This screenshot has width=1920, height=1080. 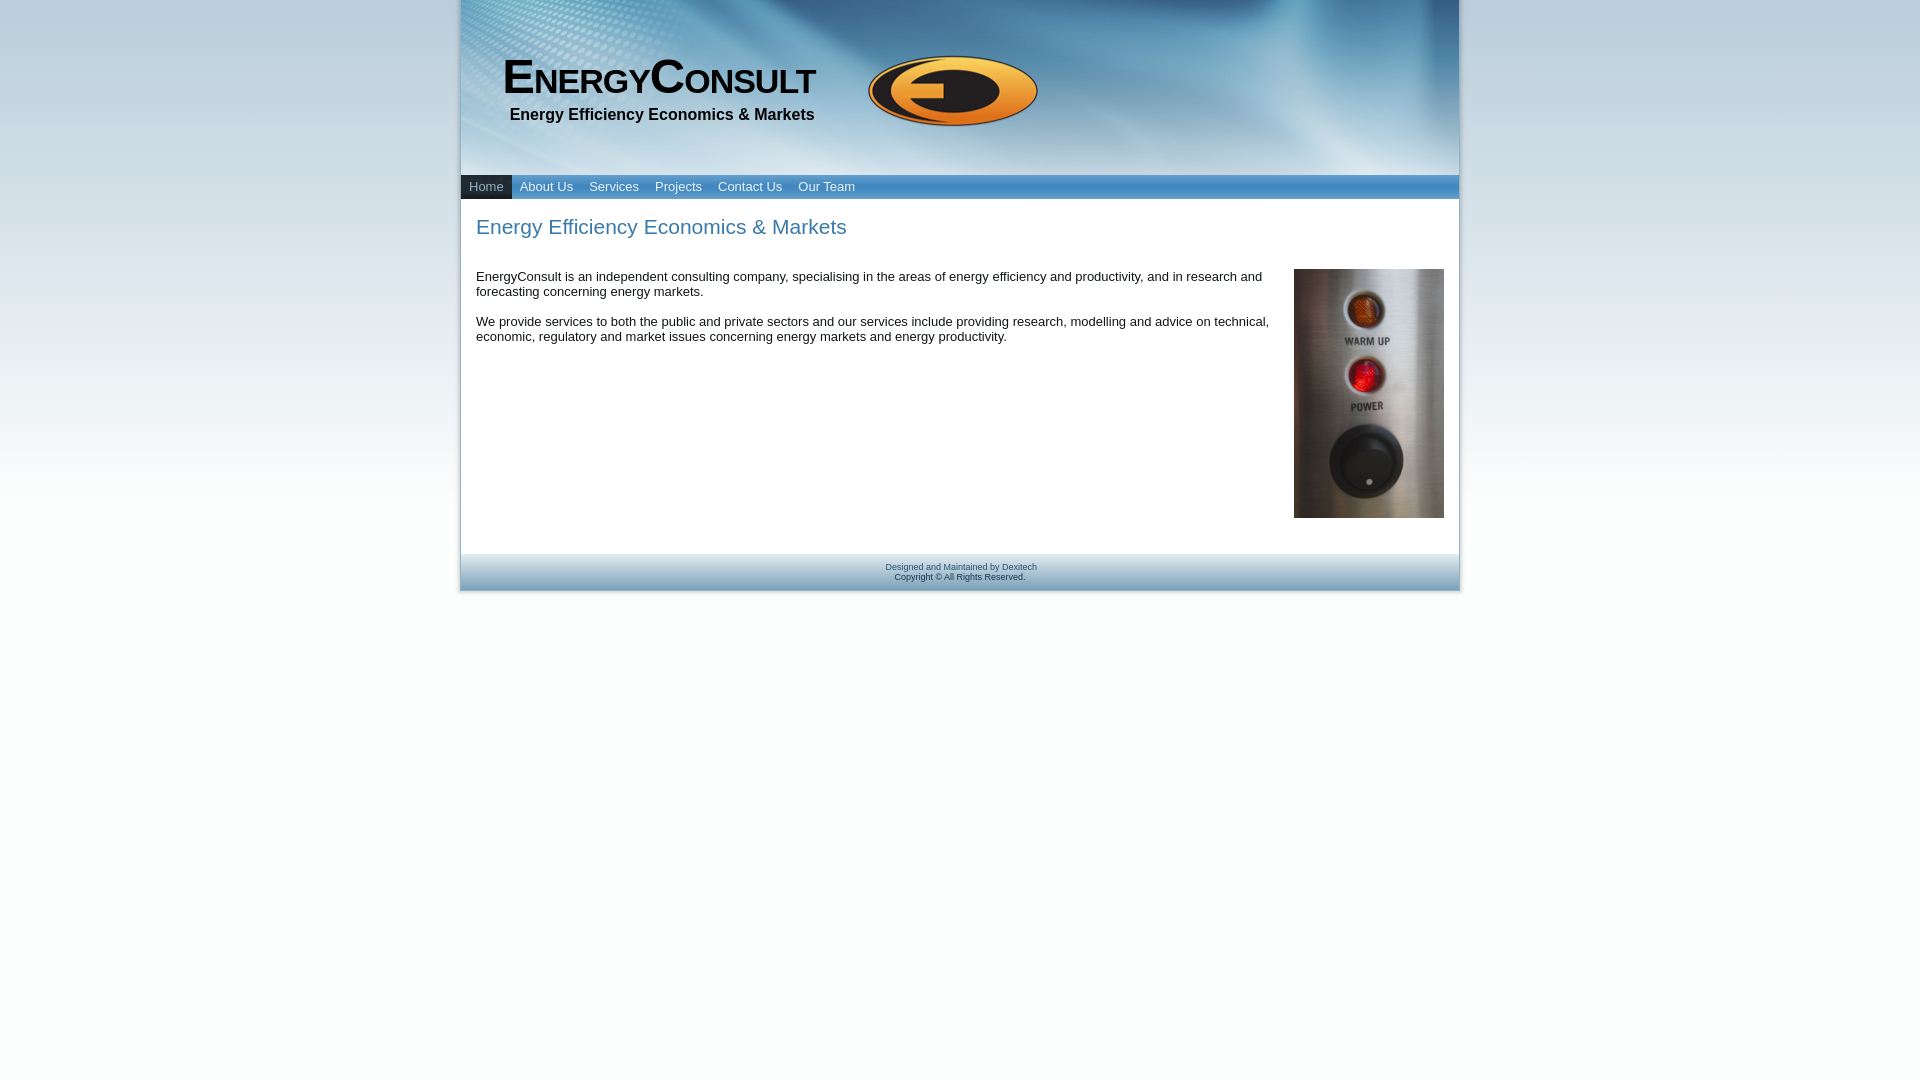 What do you see at coordinates (883, 567) in the screenshot?
I see `'Designed and Maintained by Dexitech'` at bounding box center [883, 567].